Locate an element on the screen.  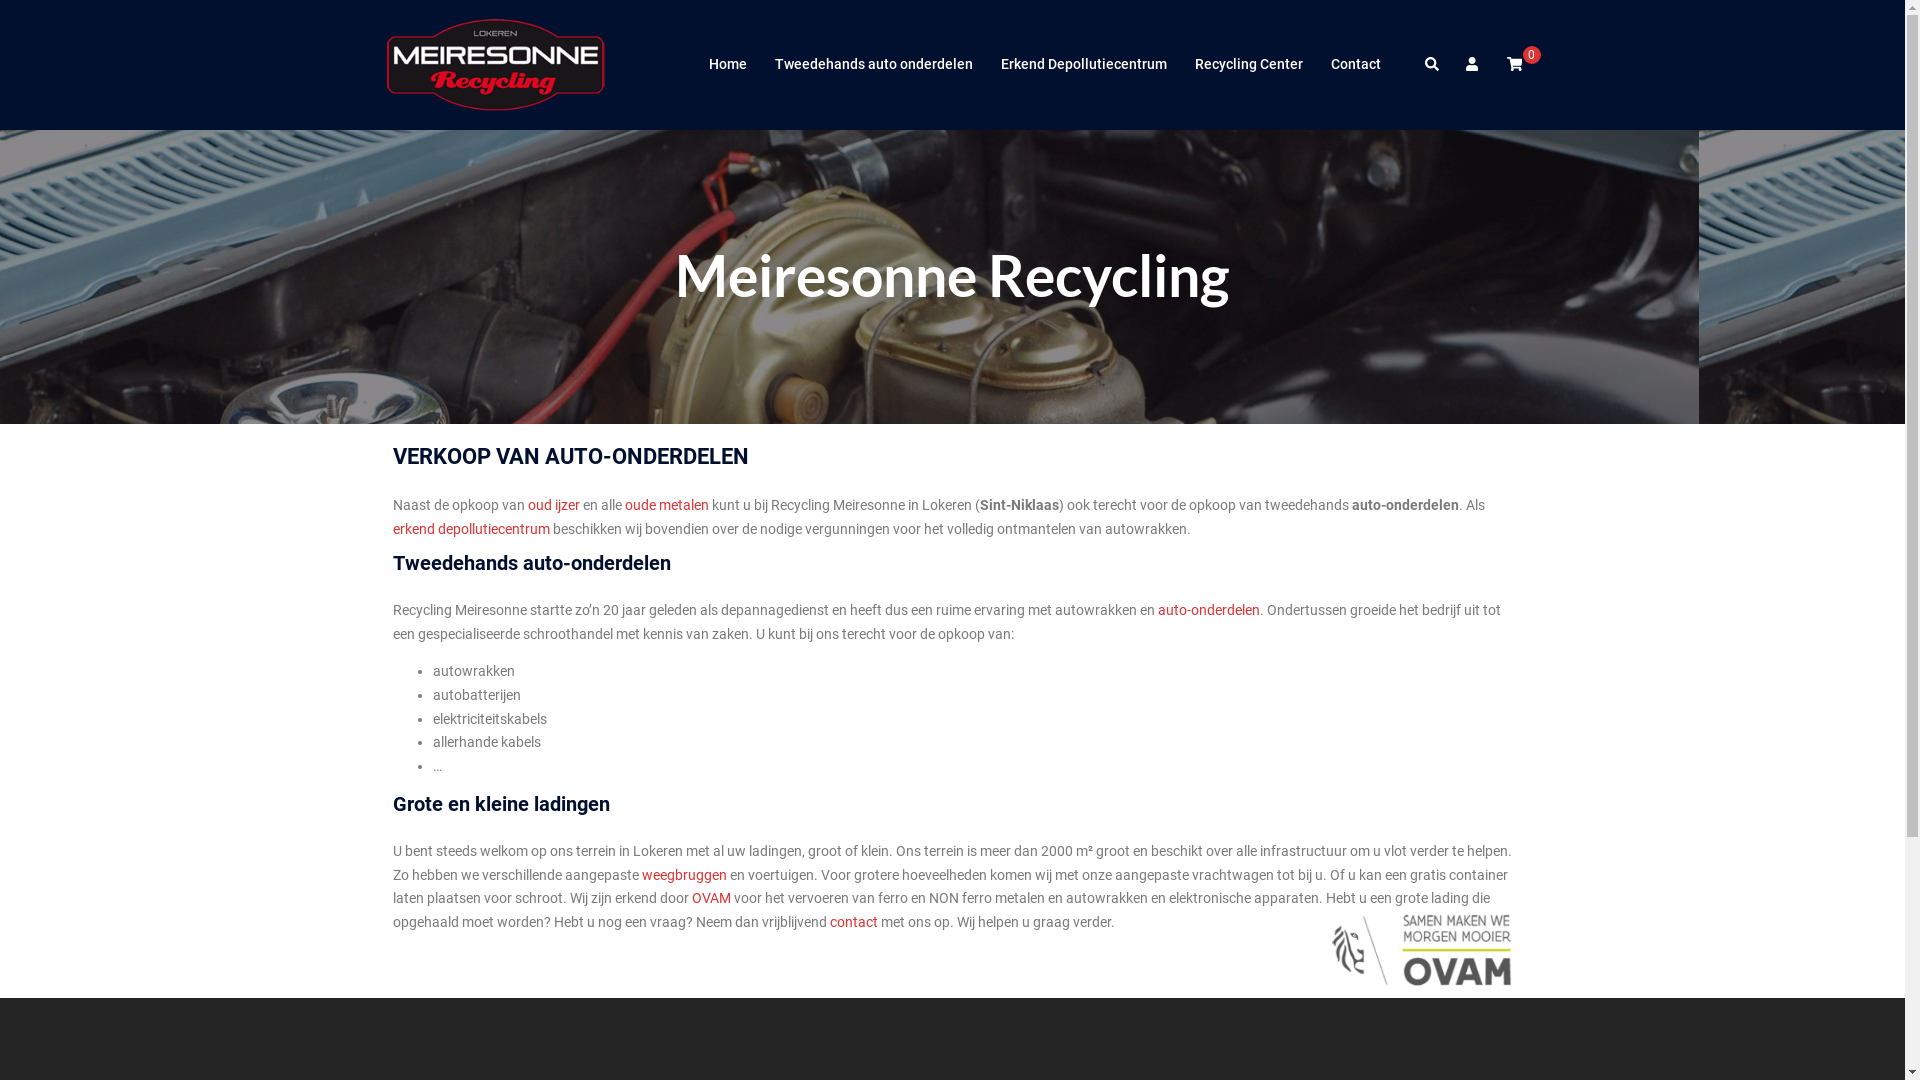
'Recycling Center' is located at coordinates (1247, 64).